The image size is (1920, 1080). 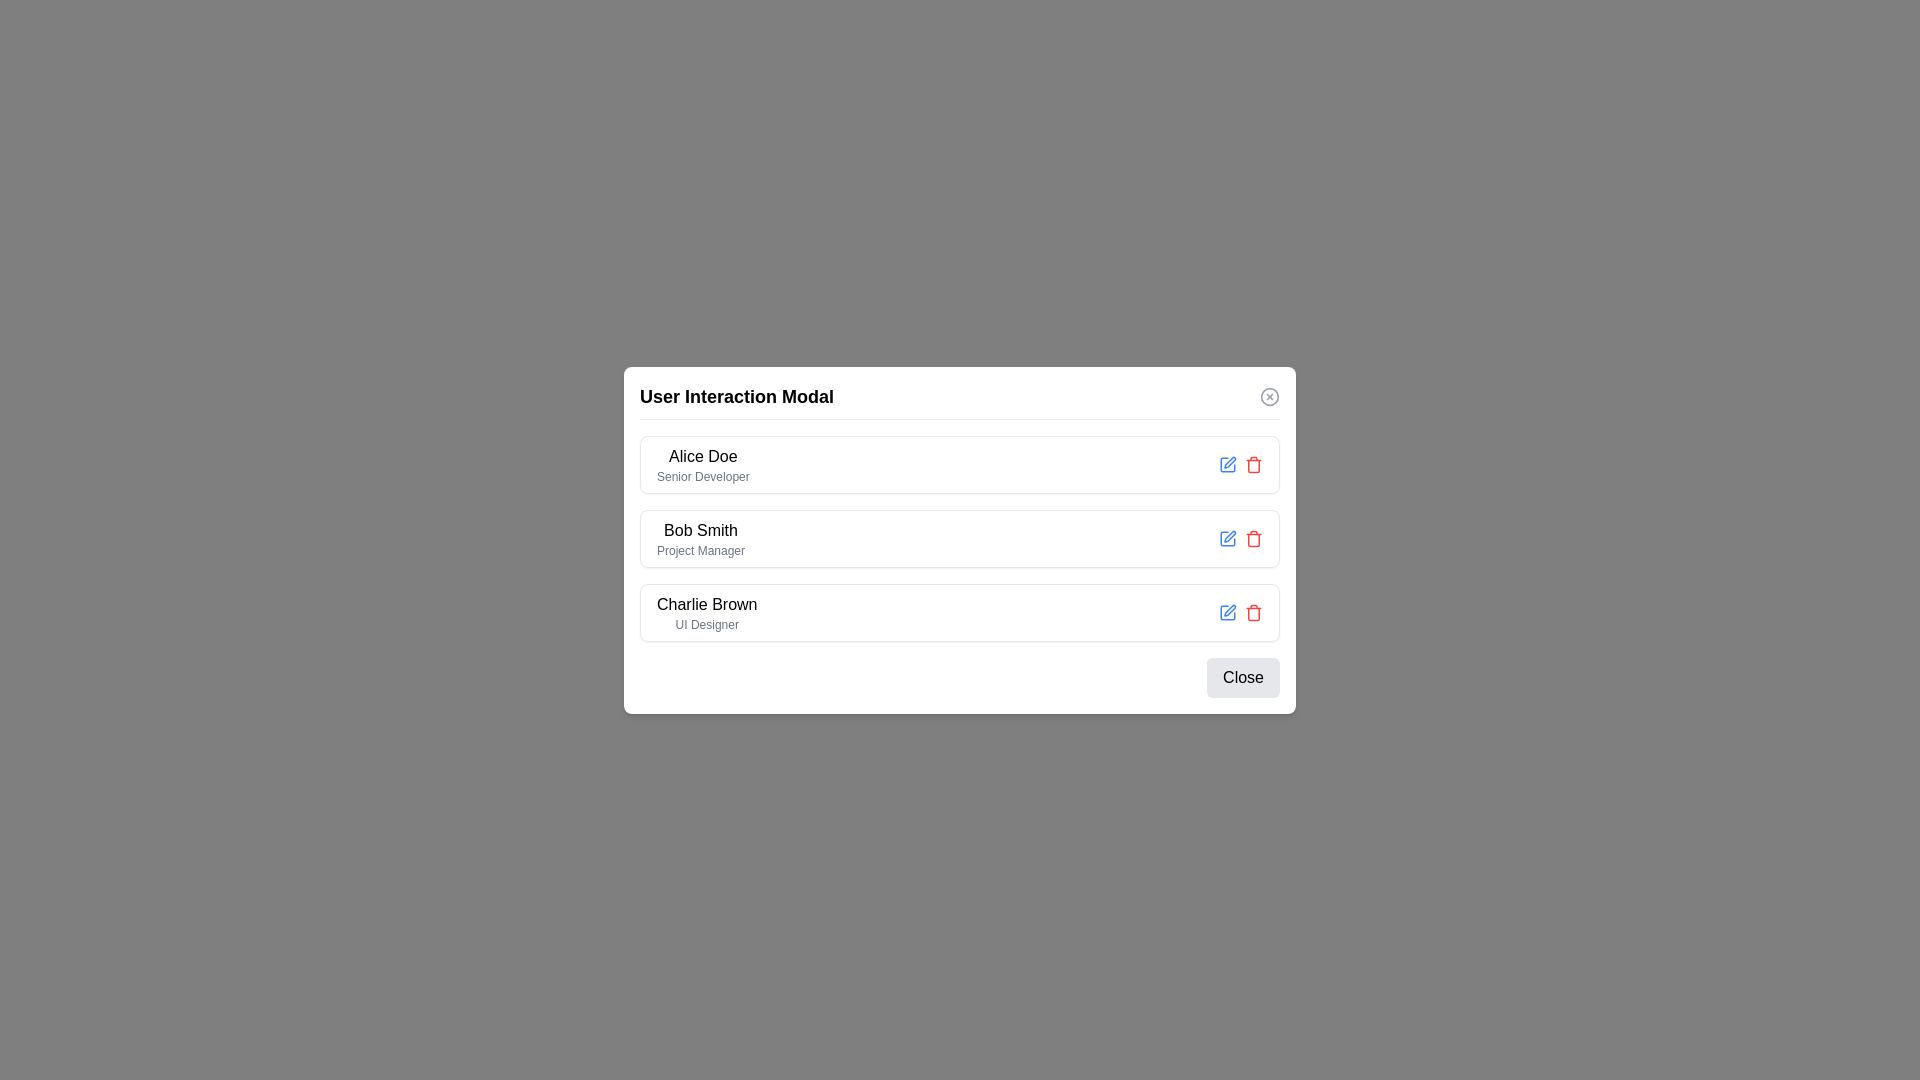 I want to click on the red trash icon button used for deletion located to the right of 'Charlie Brown - UI Designer' in the modal, so click(x=1252, y=611).